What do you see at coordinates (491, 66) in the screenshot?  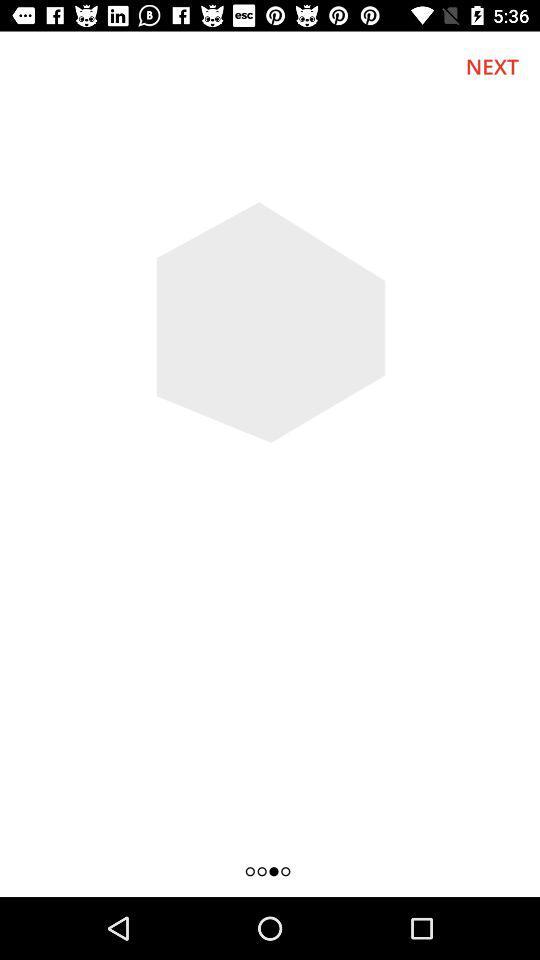 I see `the item at the top right corner` at bounding box center [491, 66].